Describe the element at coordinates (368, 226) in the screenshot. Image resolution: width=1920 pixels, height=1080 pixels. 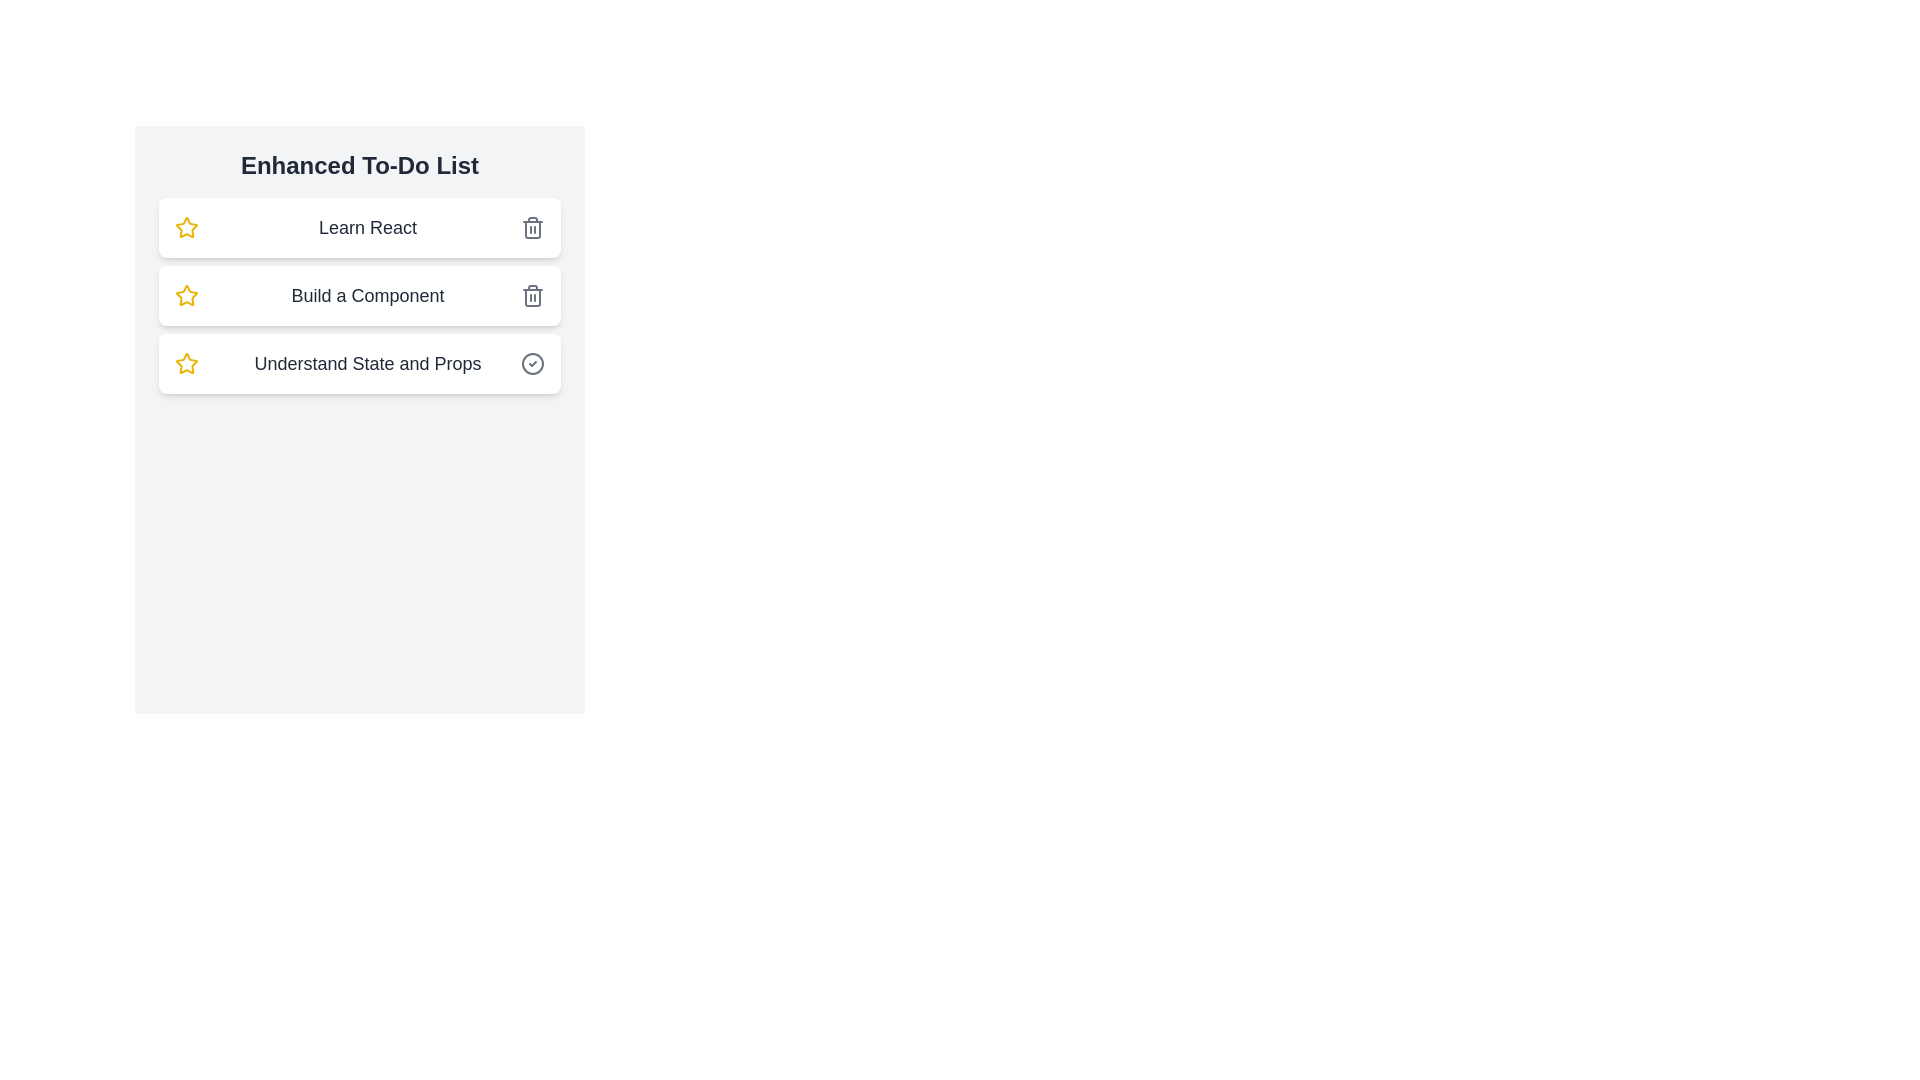
I see `the informational text label that describes the task 'Learn React', which is the title for the first item in a vertical list of three similar styled list items` at that location.